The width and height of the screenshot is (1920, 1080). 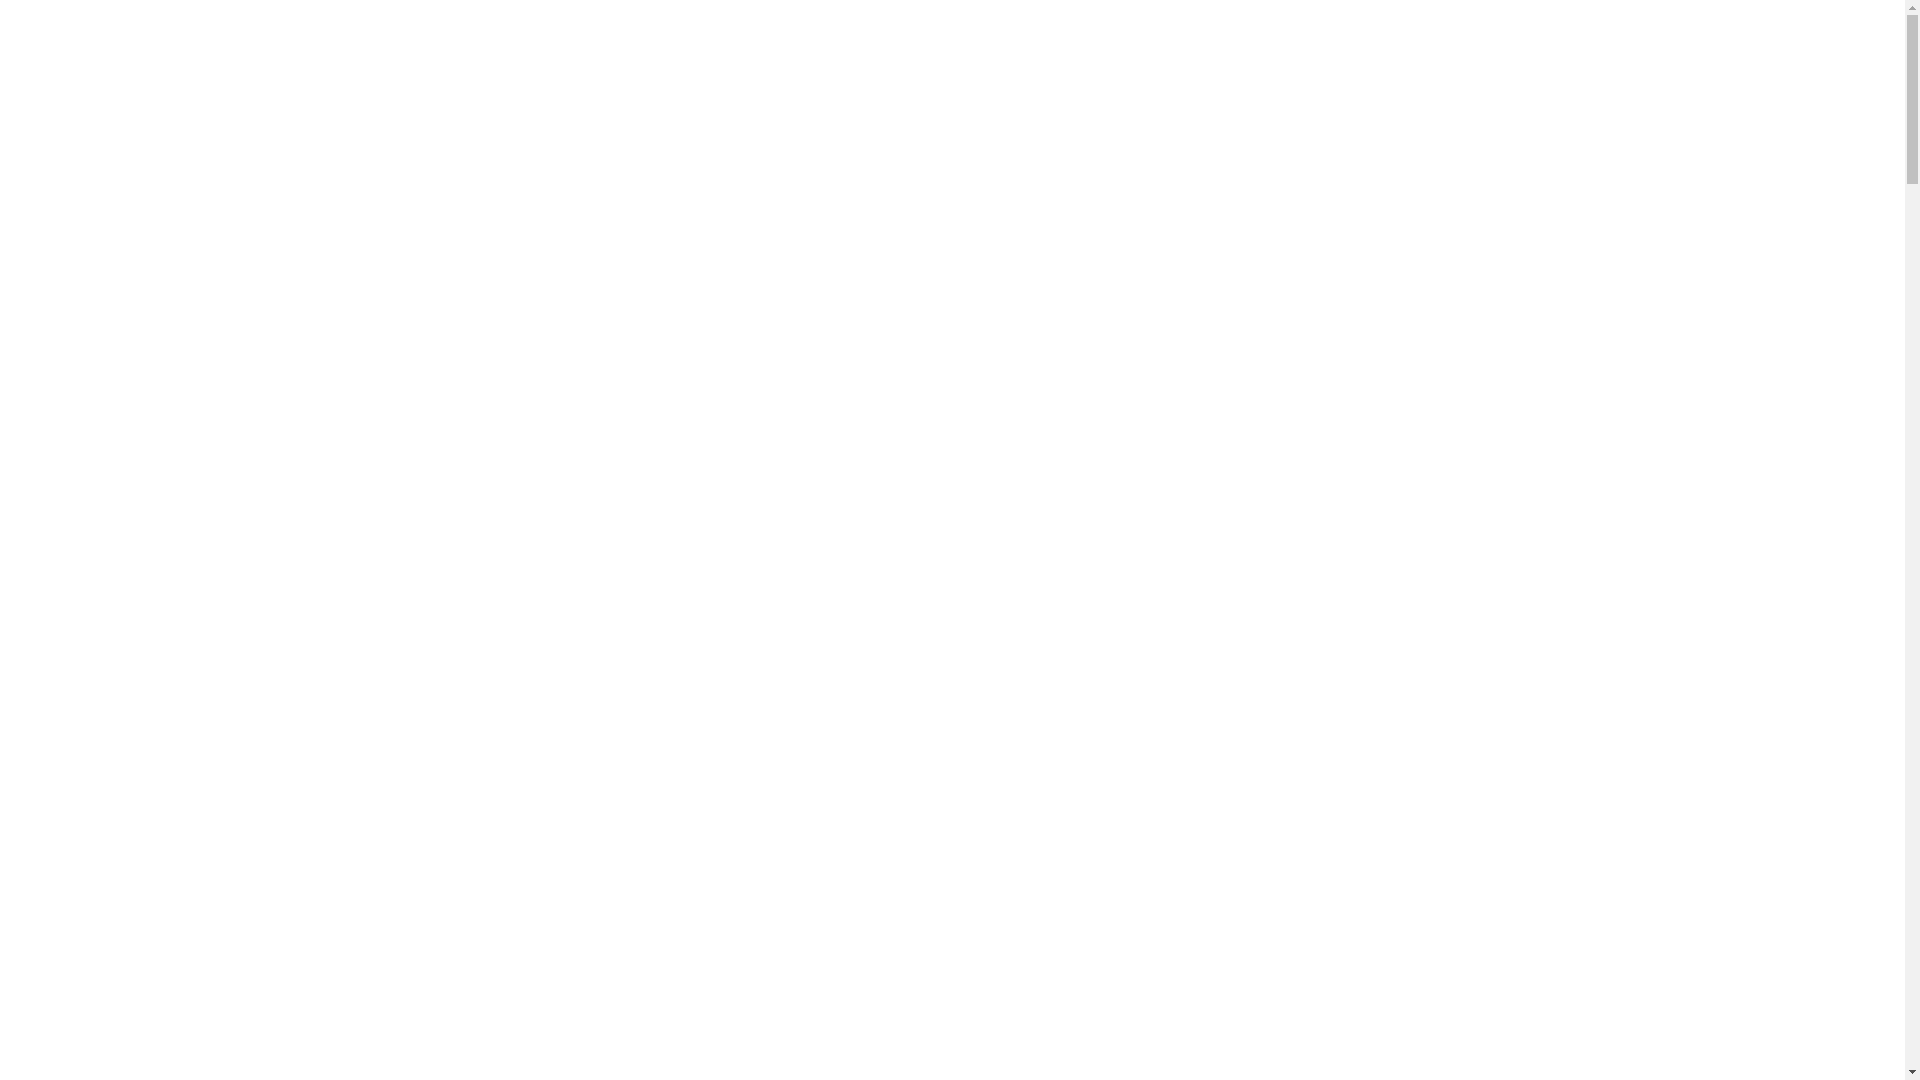 I want to click on 'Skip to content', so click(x=56, y=16).